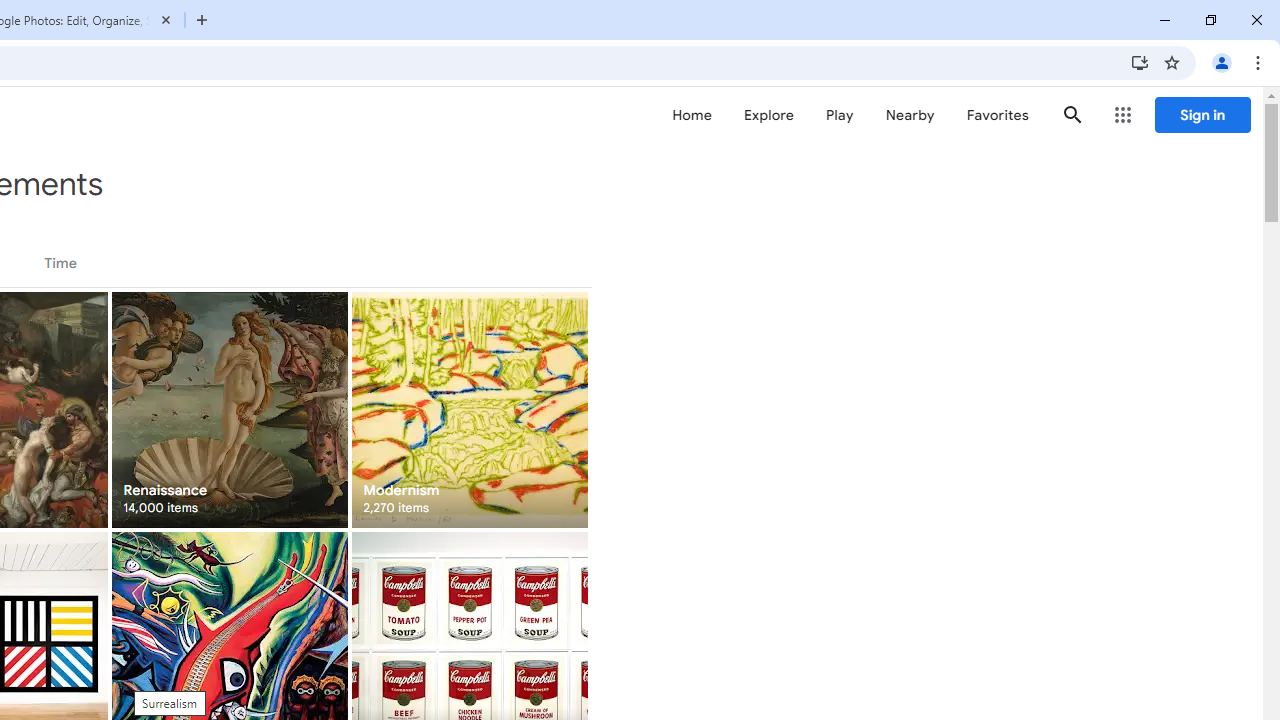  Describe the element at coordinates (767, 115) in the screenshot. I see `'Explore'` at that location.